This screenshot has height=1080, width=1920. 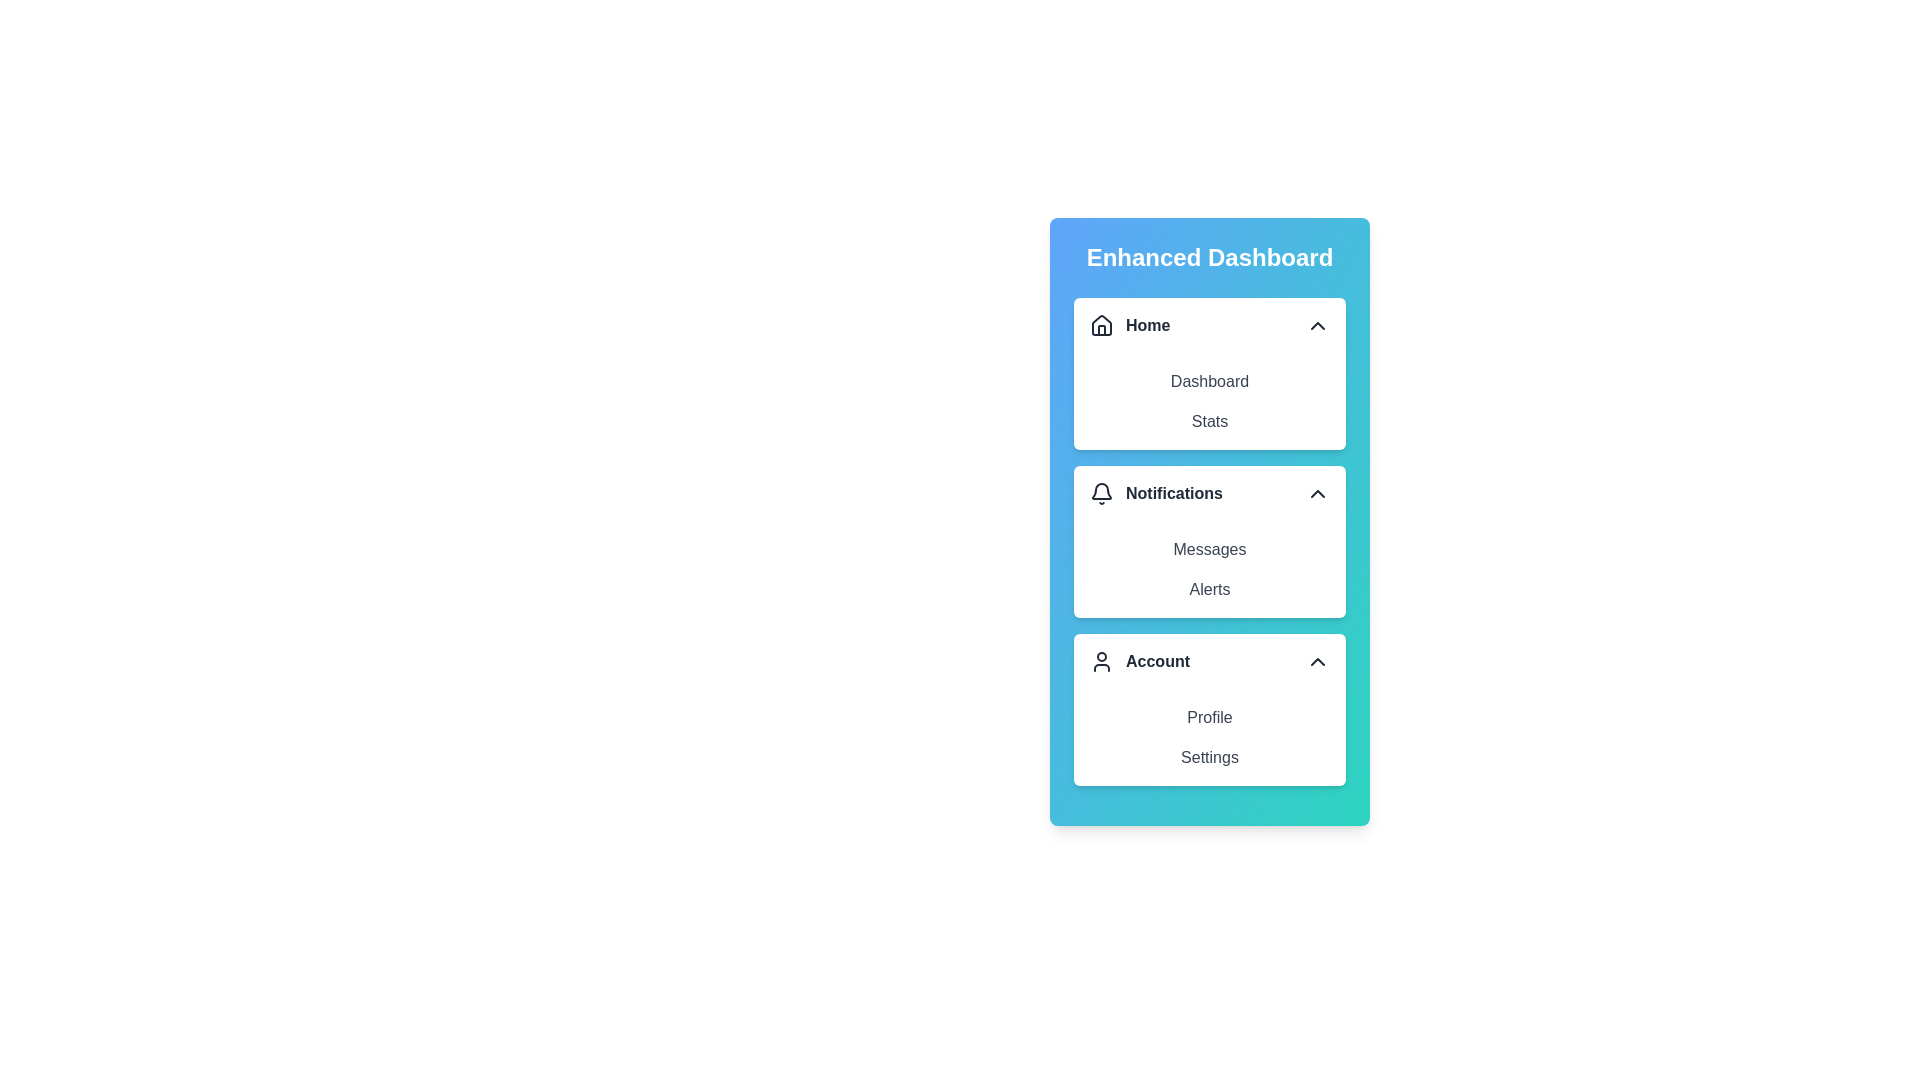 I want to click on the menu item Alerts from the expanded section, so click(x=1208, y=589).